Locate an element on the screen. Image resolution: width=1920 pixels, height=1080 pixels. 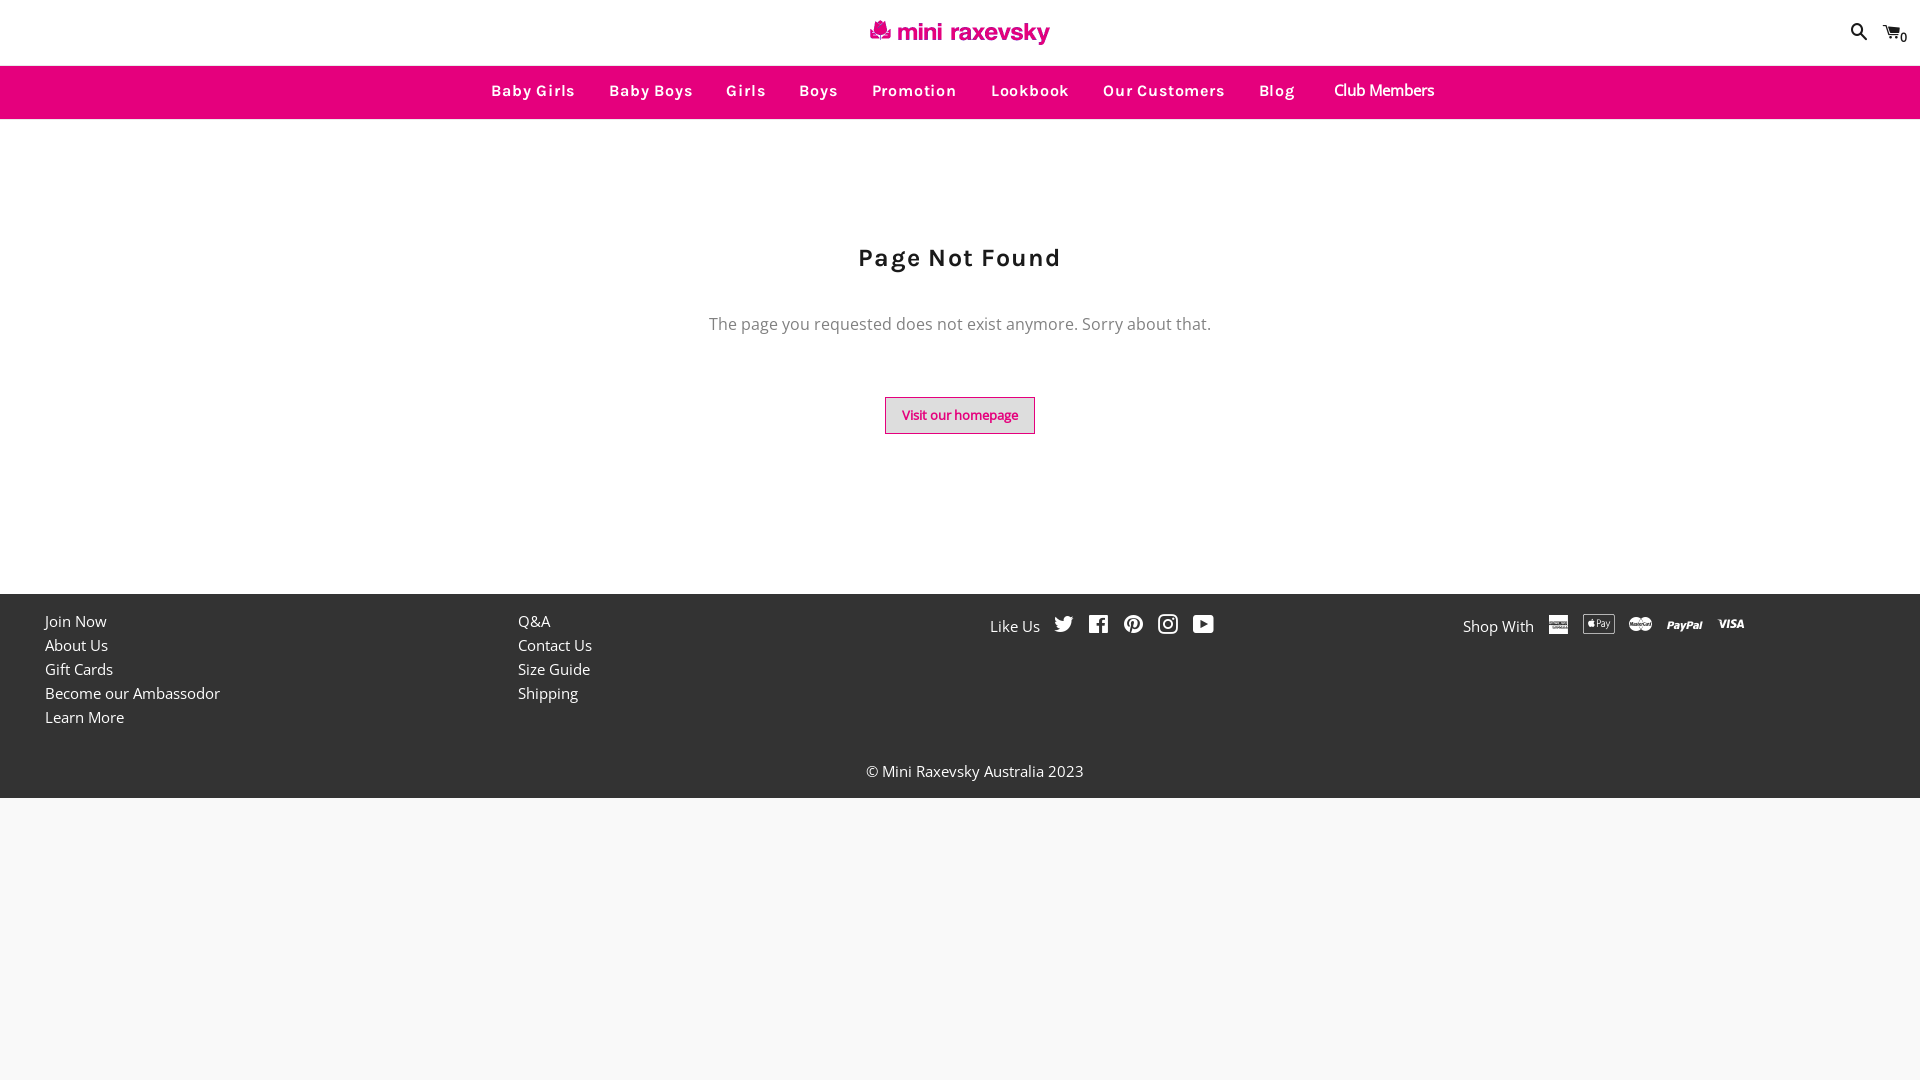
'Join Now' is located at coordinates (76, 620).